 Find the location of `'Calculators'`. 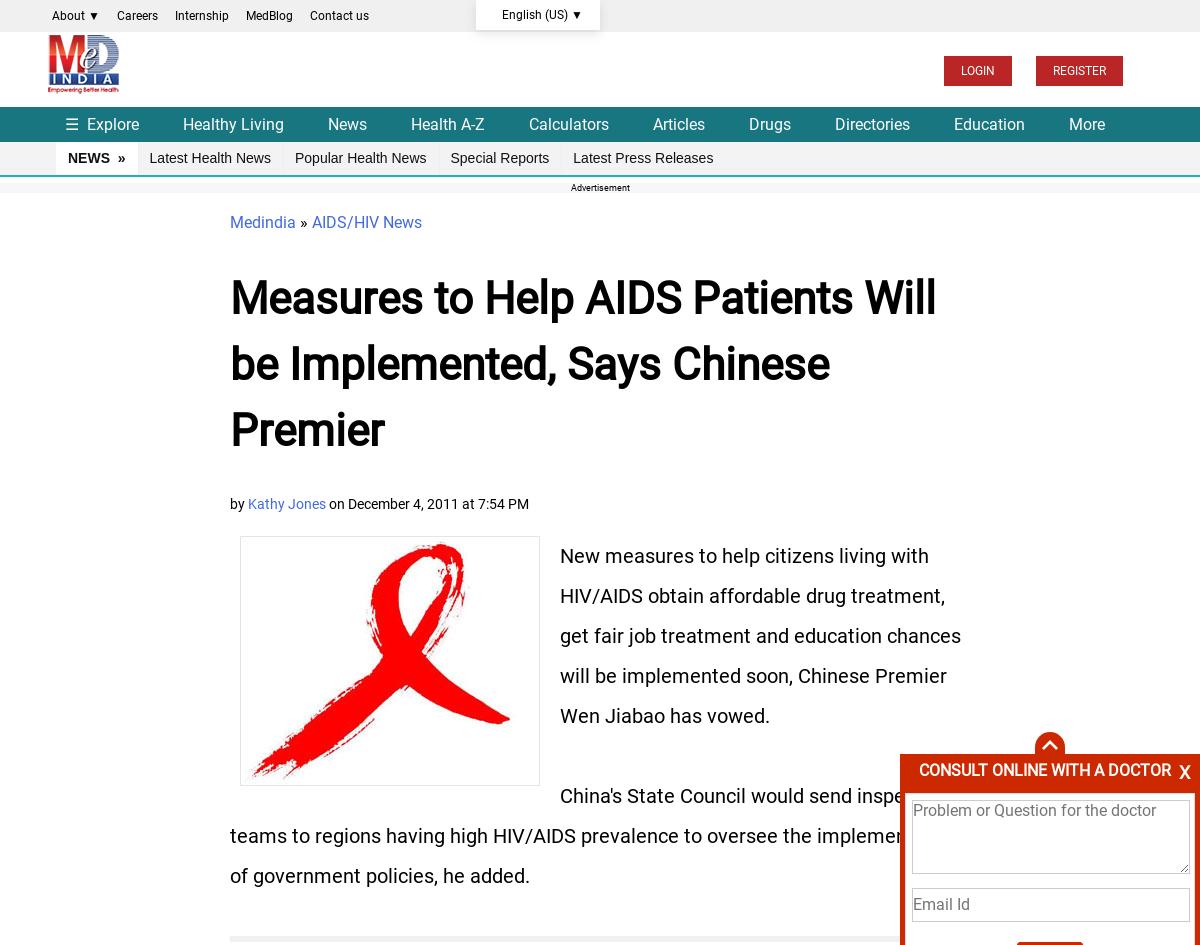

'Calculators' is located at coordinates (568, 122).